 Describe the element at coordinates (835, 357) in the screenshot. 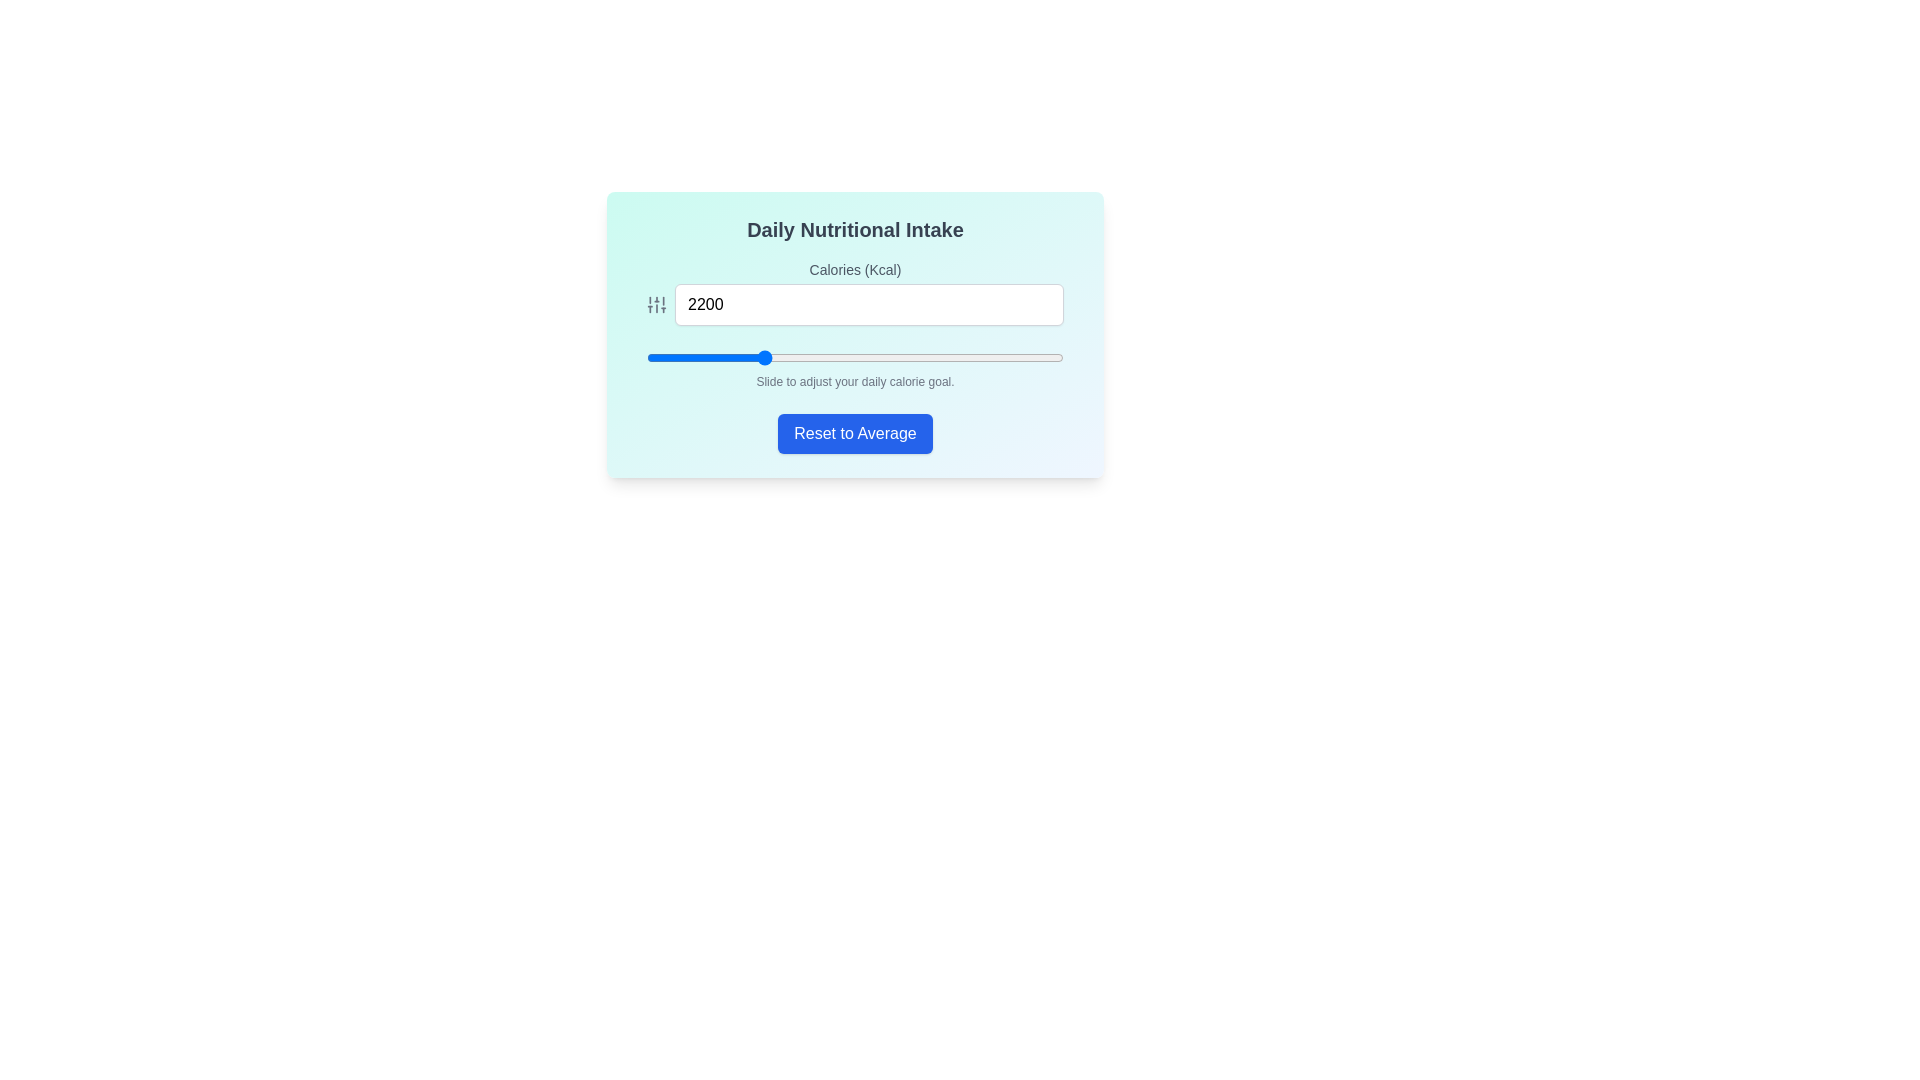

I see `the calorie goal` at that location.